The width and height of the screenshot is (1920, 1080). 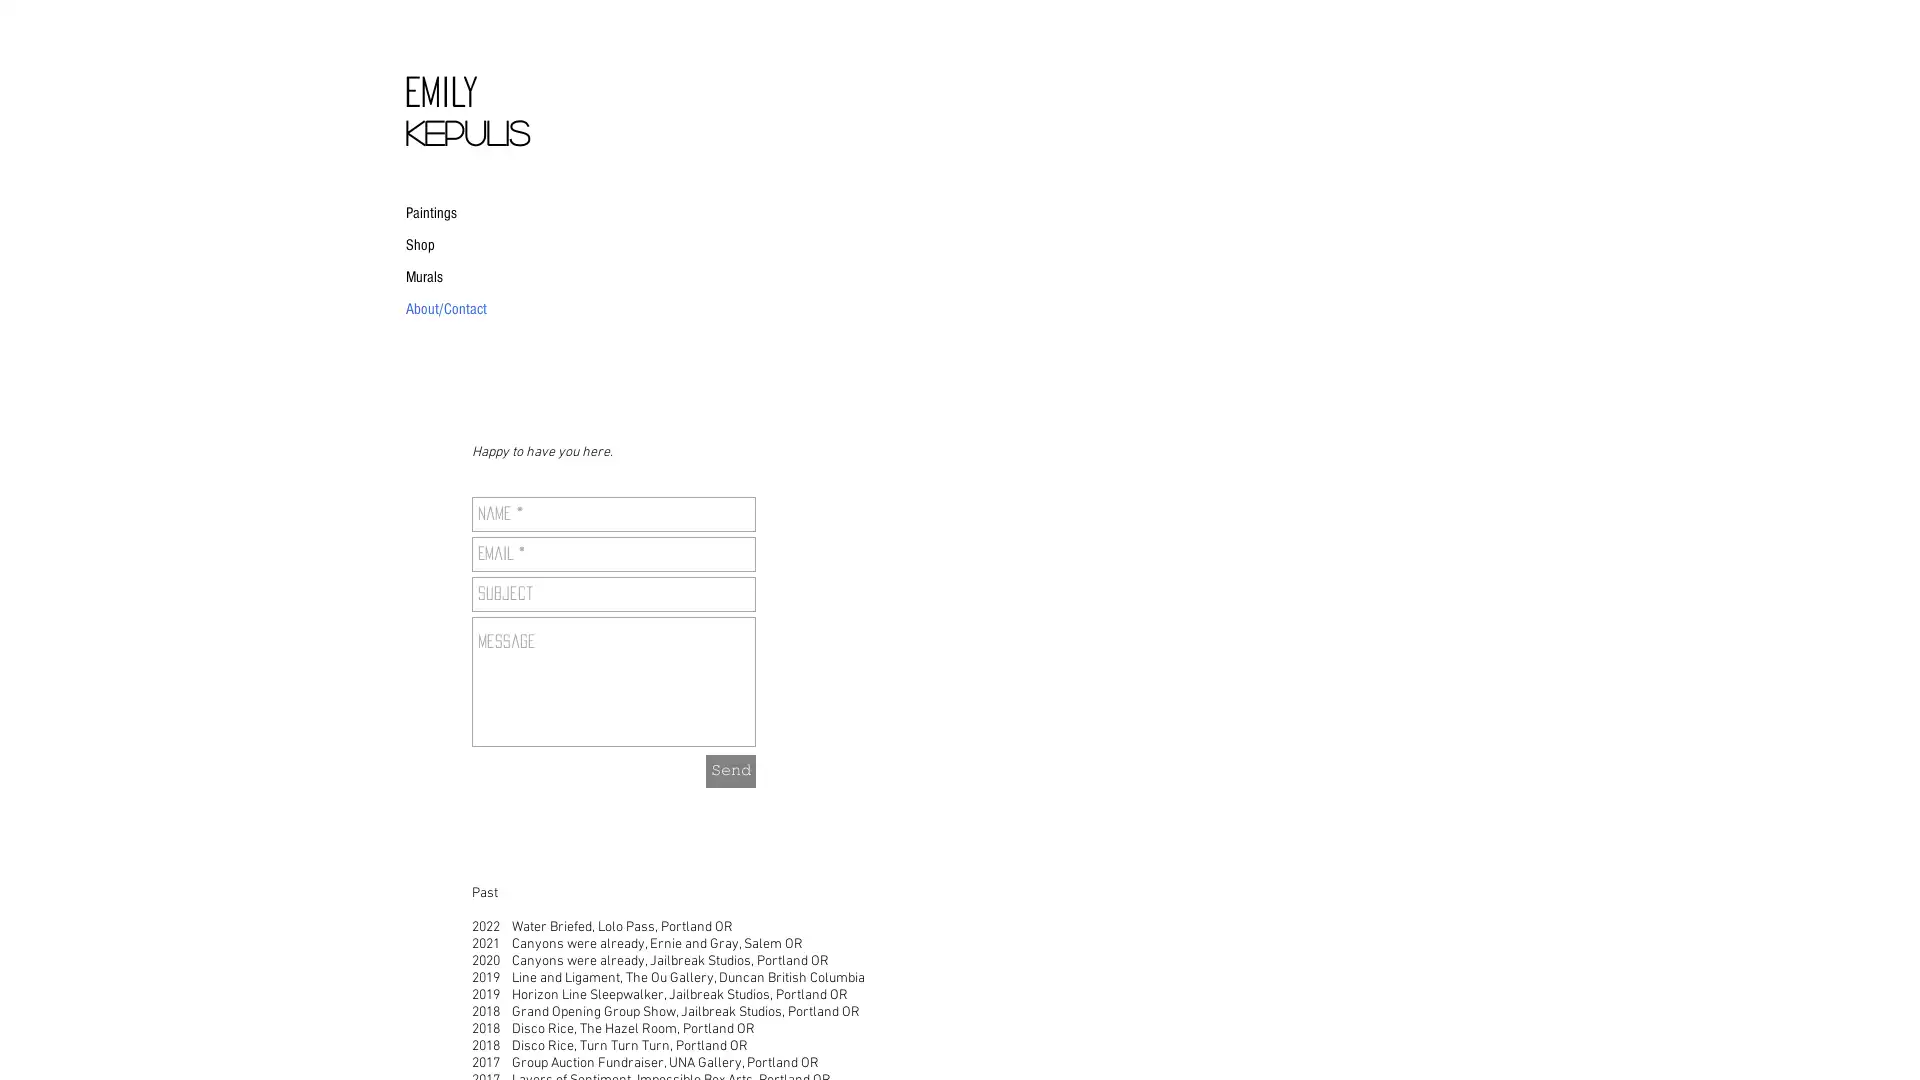 I want to click on Send, so click(x=729, y=769).